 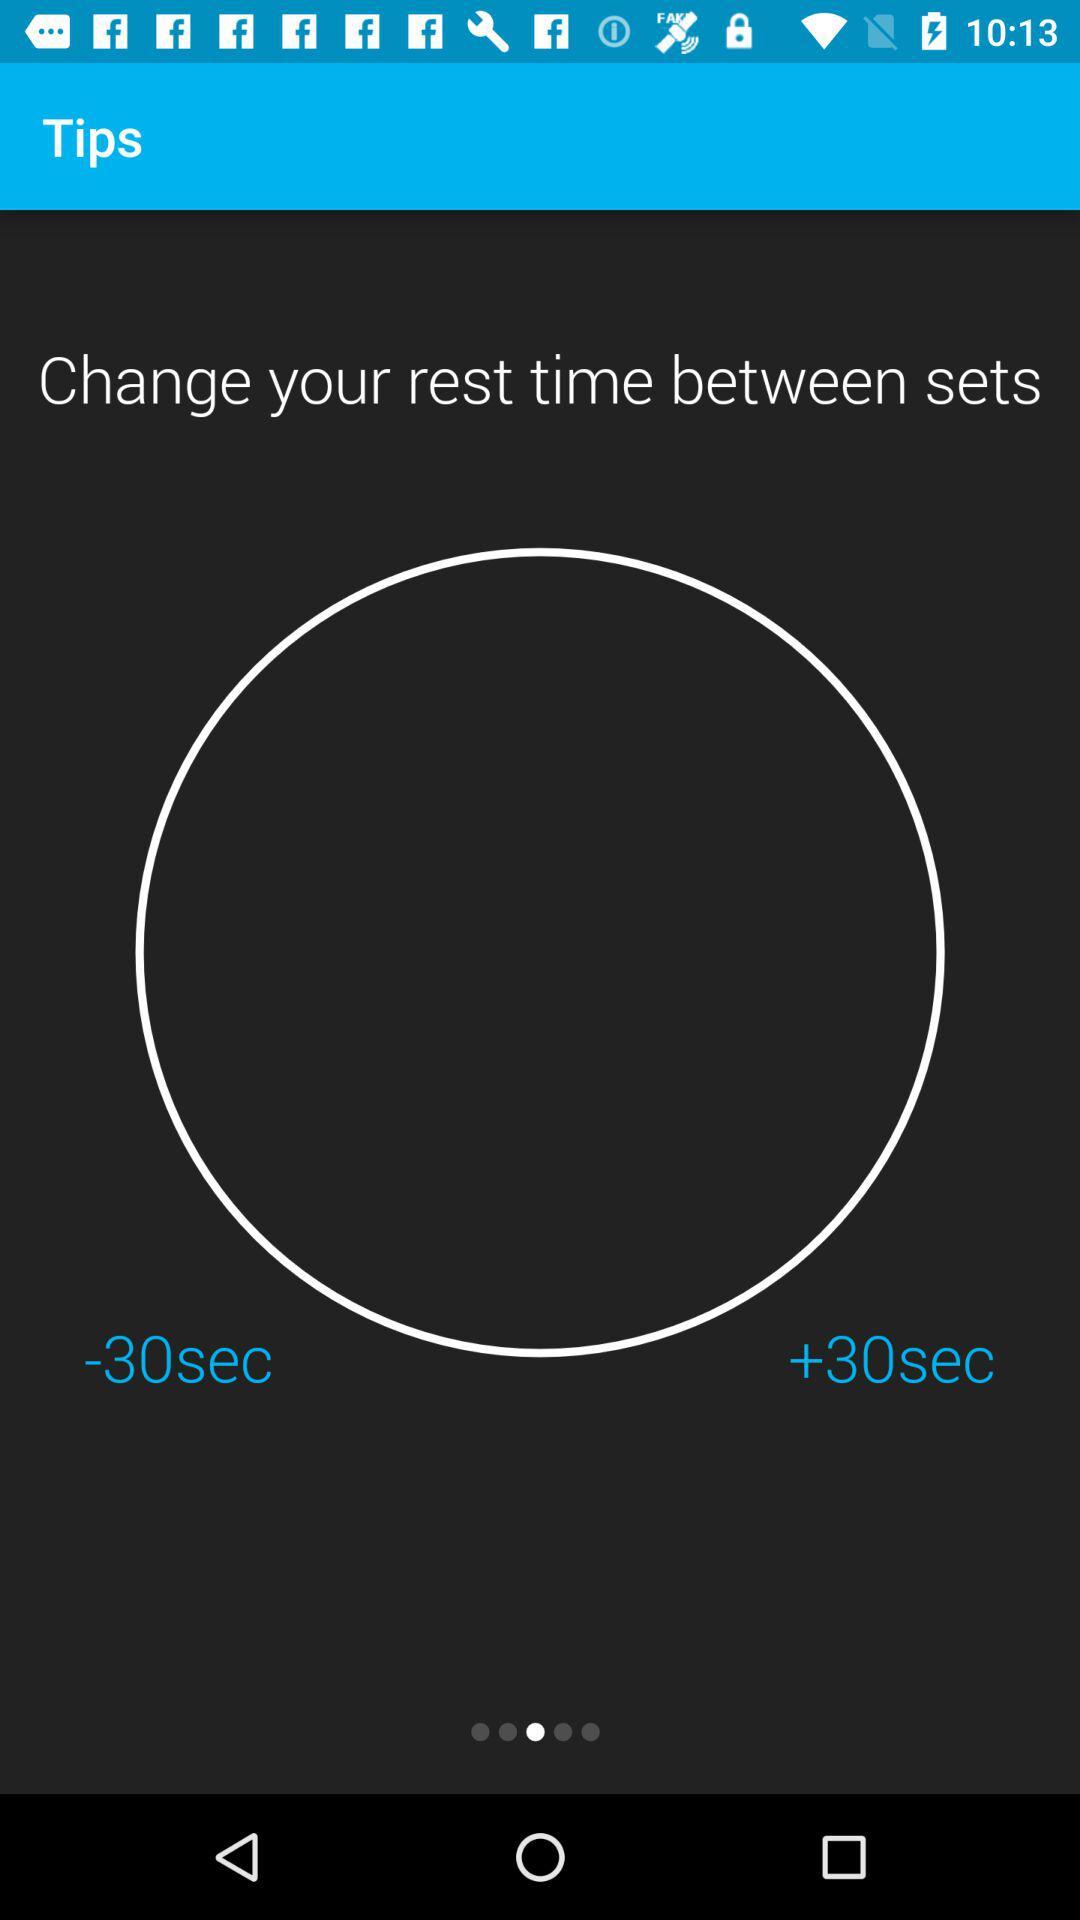 What do you see at coordinates (540, 951) in the screenshot?
I see `the icon at the center` at bounding box center [540, 951].